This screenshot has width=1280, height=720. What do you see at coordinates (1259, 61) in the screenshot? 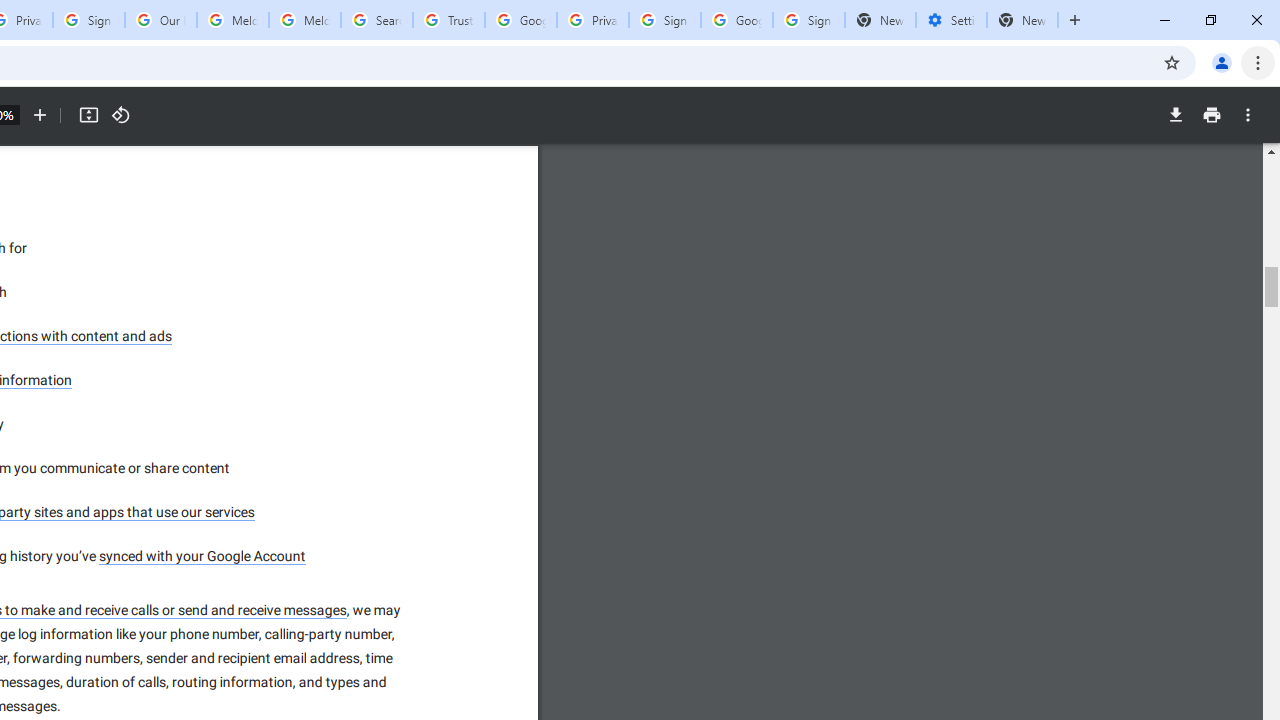
I see `'Chrome'` at bounding box center [1259, 61].